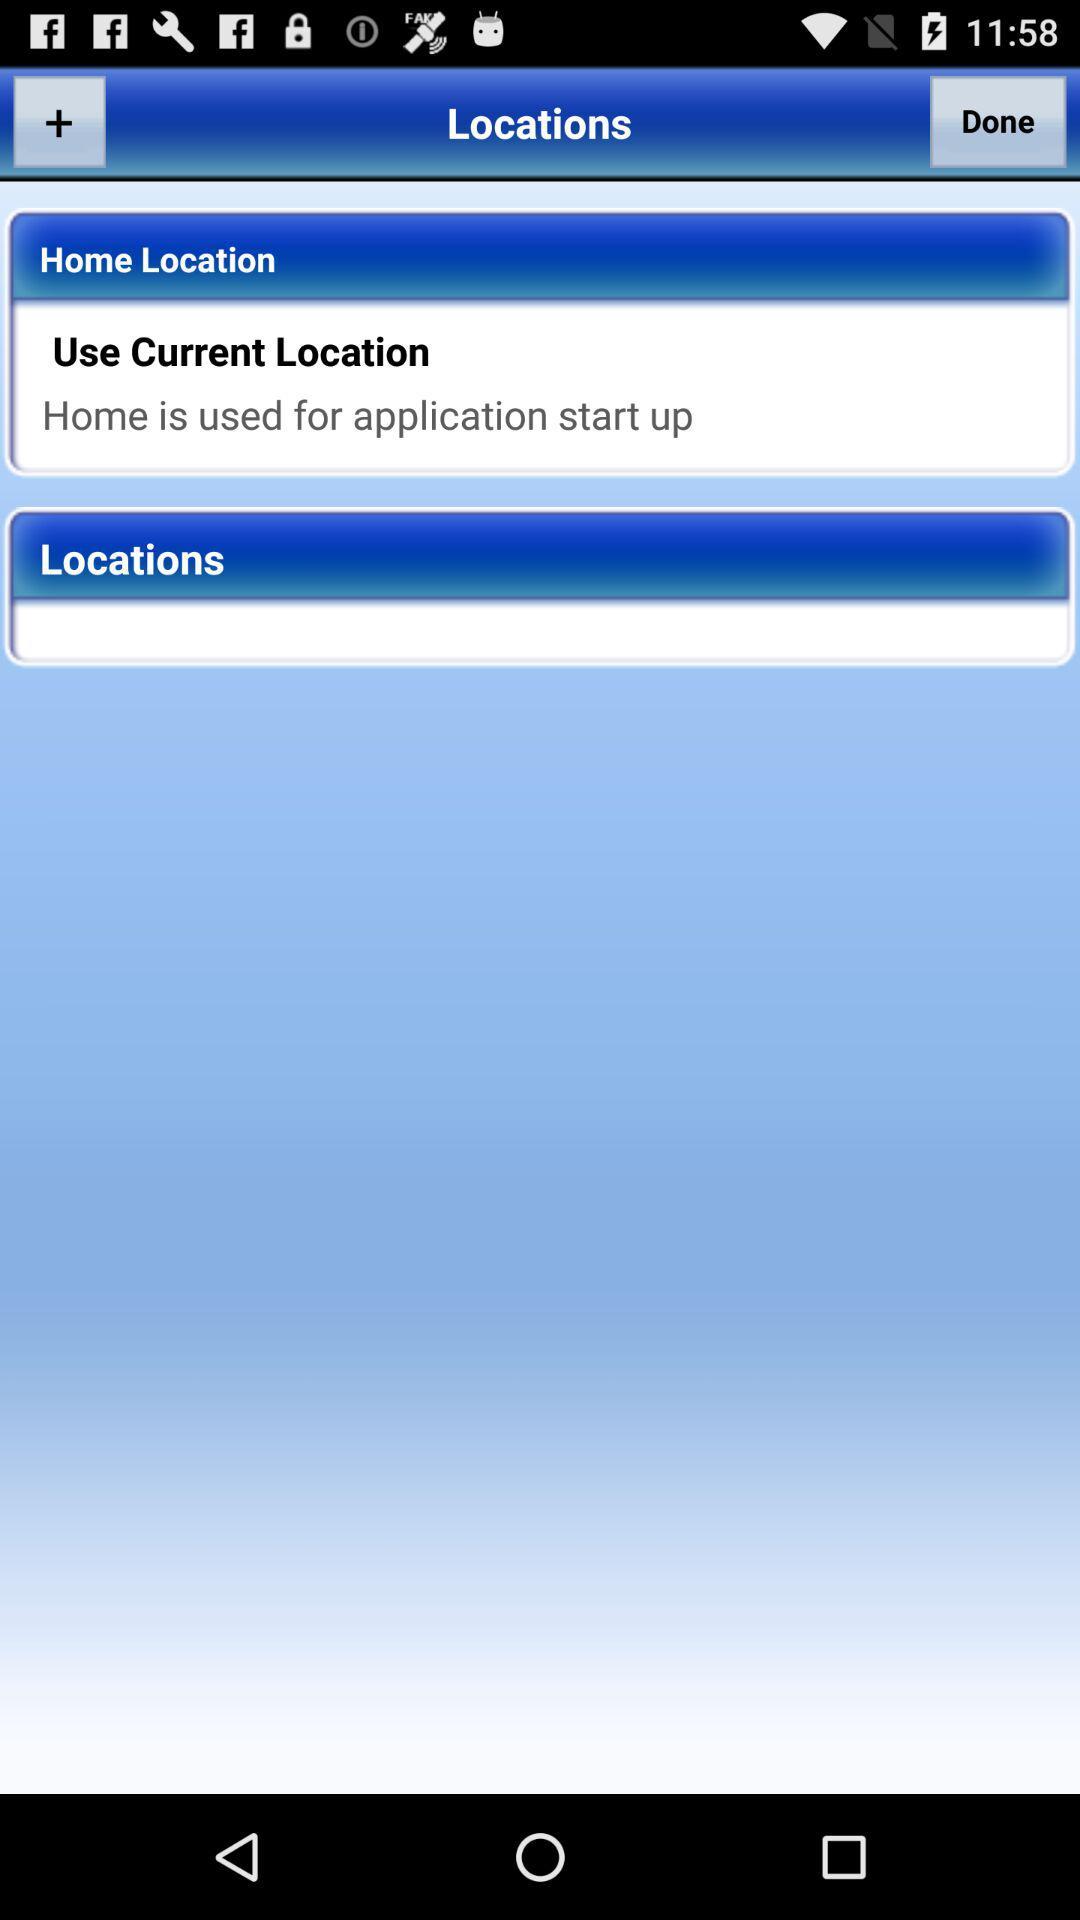 Image resolution: width=1080 pixels, height=1920 pixels. What do you see at coordinates (998, 120) in the screenshot?
I see `the done button` at bounding box center [998, 120].